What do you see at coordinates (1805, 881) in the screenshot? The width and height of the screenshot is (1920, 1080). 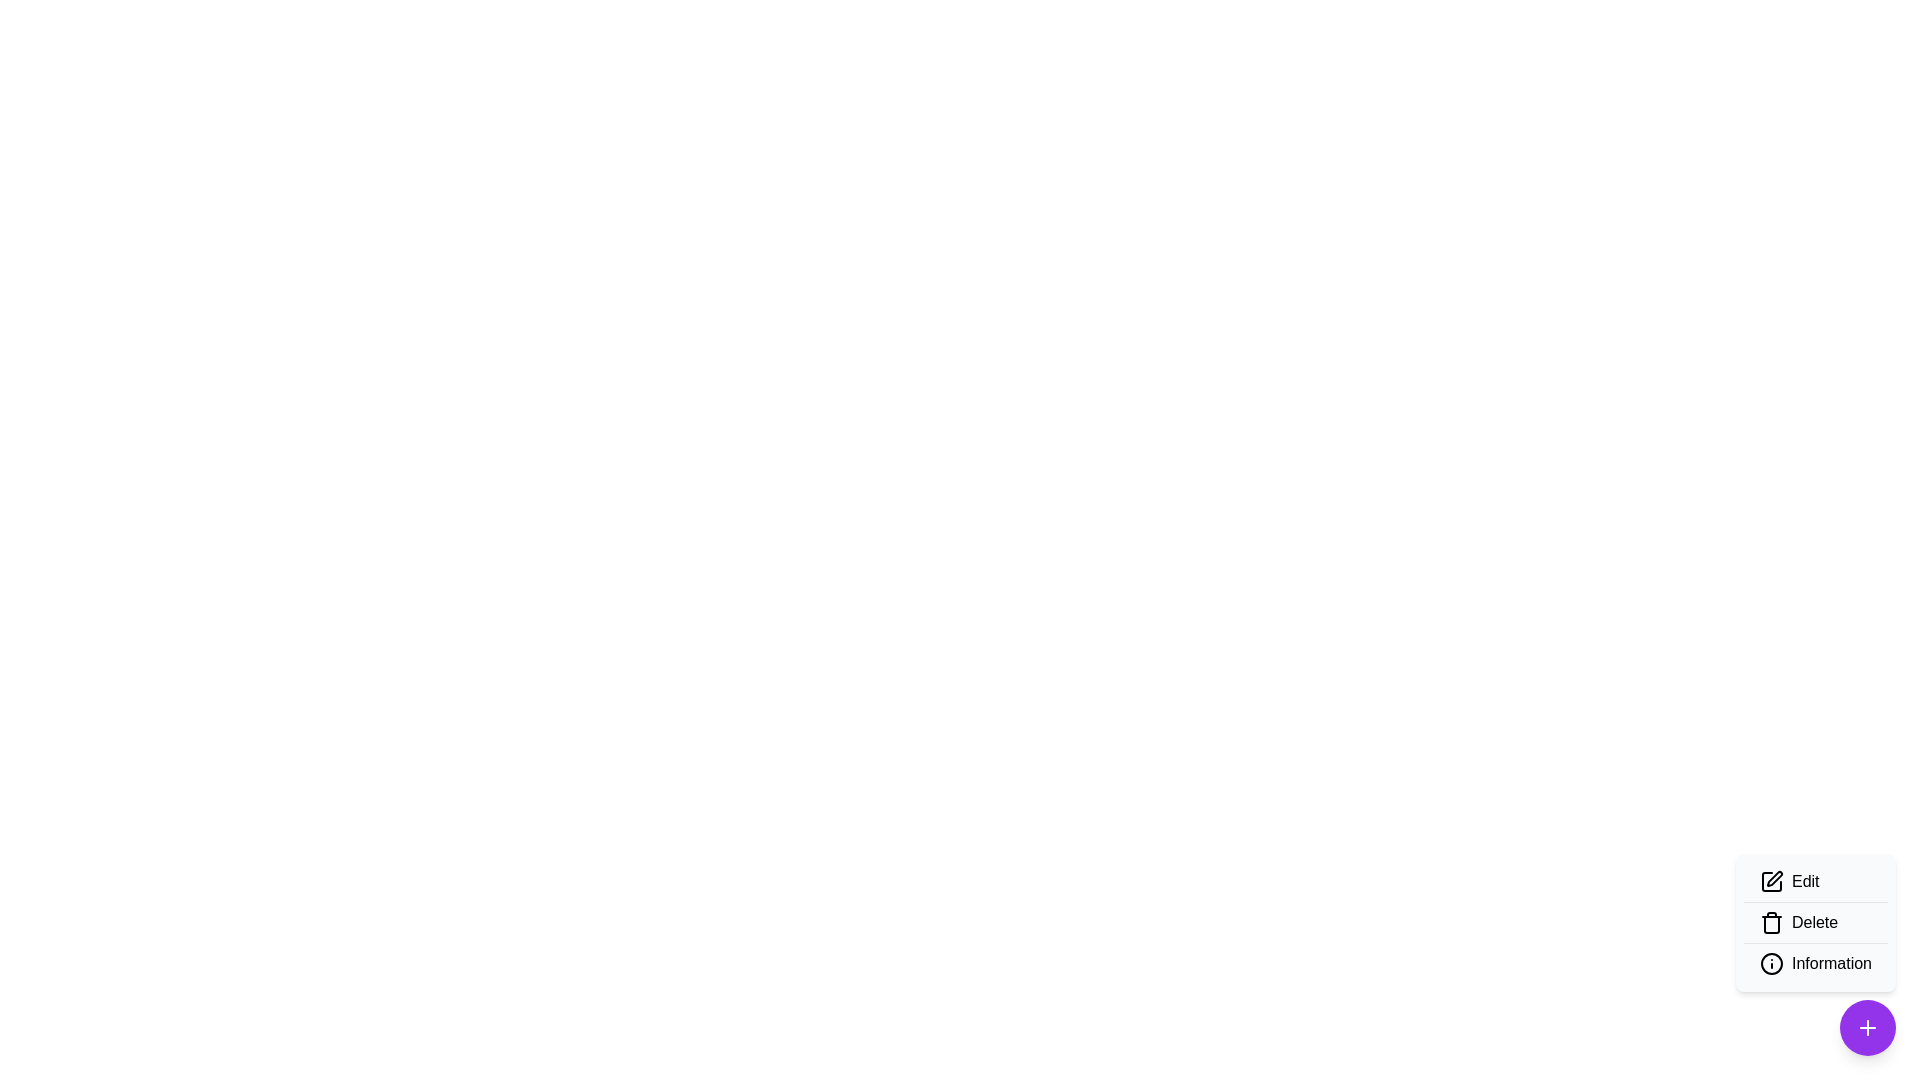 I see `the 'Edit' text label, which is styled in a medium-weight font and is part of a toolbar near a pencil icon` at bounding box center [1805, 881].